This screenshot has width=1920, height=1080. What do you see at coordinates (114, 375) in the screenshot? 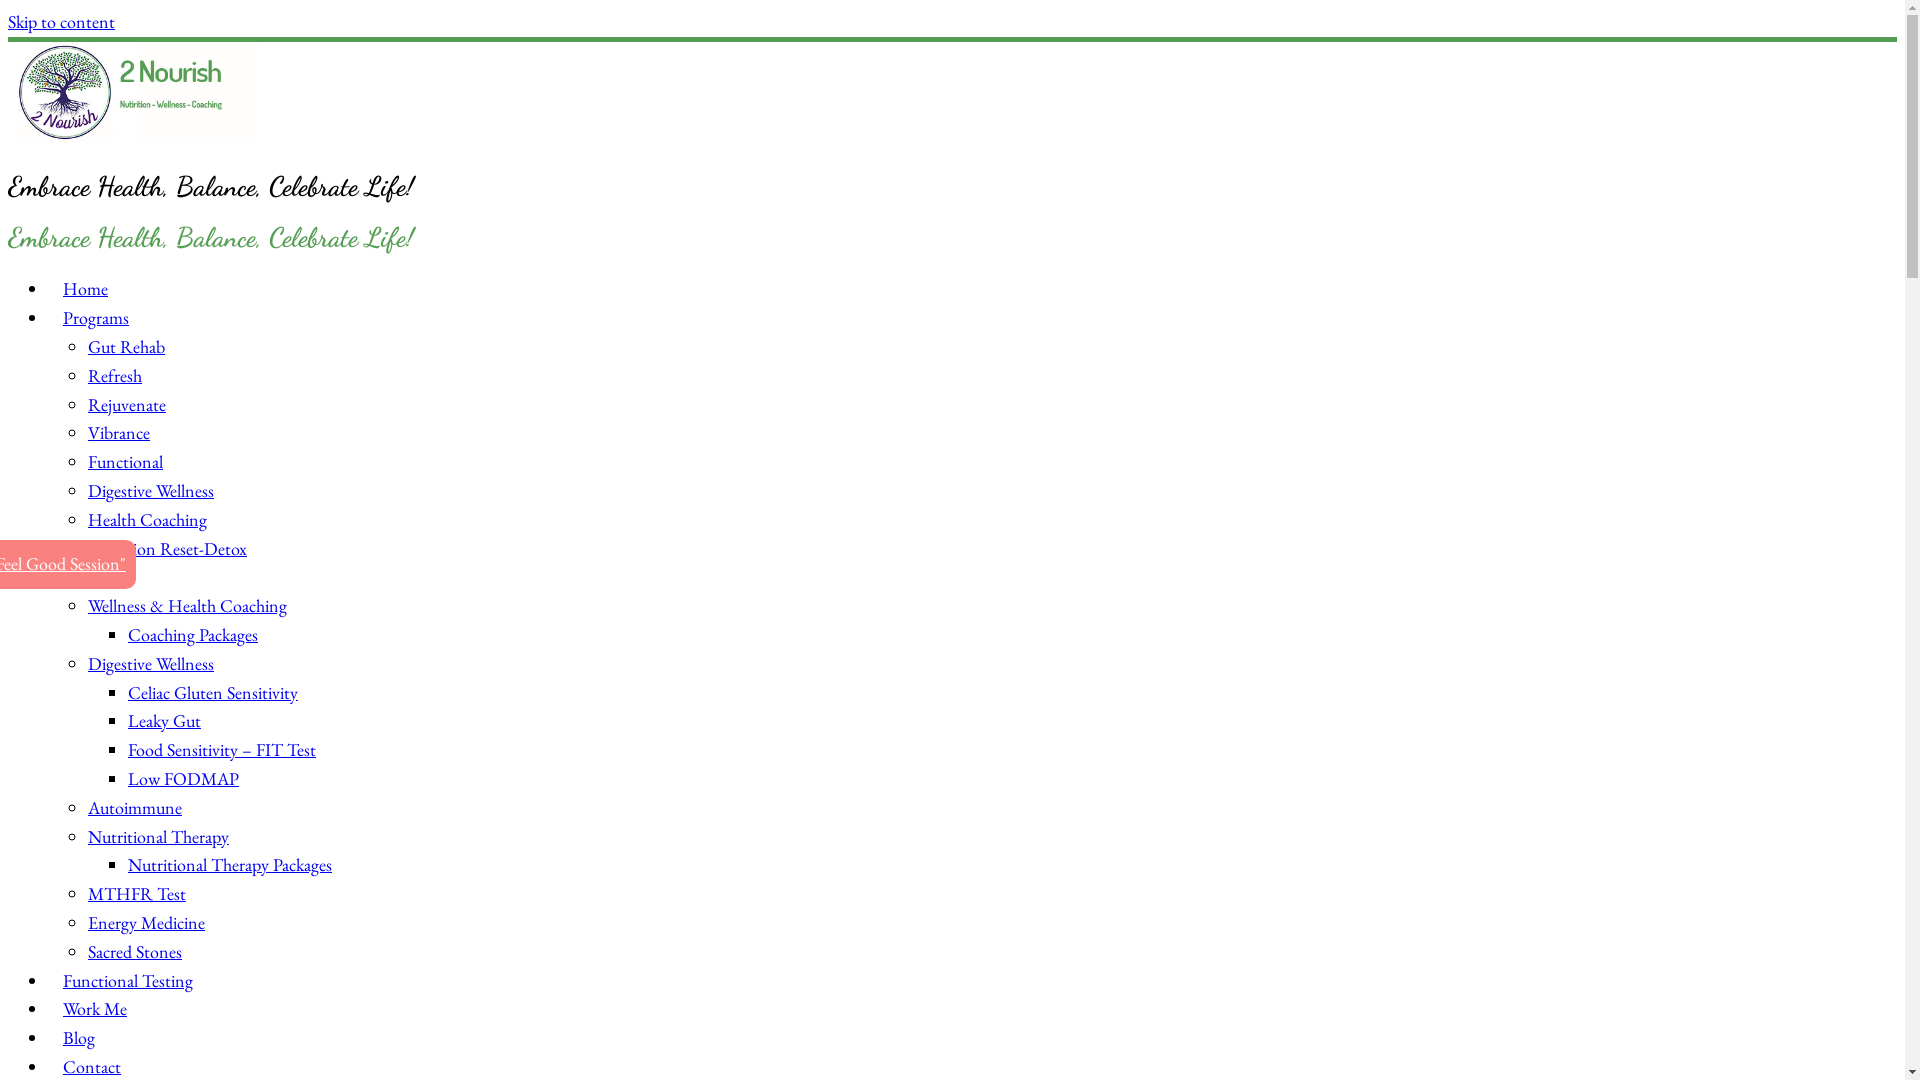
I see `'Refresh'` at bounding box center [114, 375].